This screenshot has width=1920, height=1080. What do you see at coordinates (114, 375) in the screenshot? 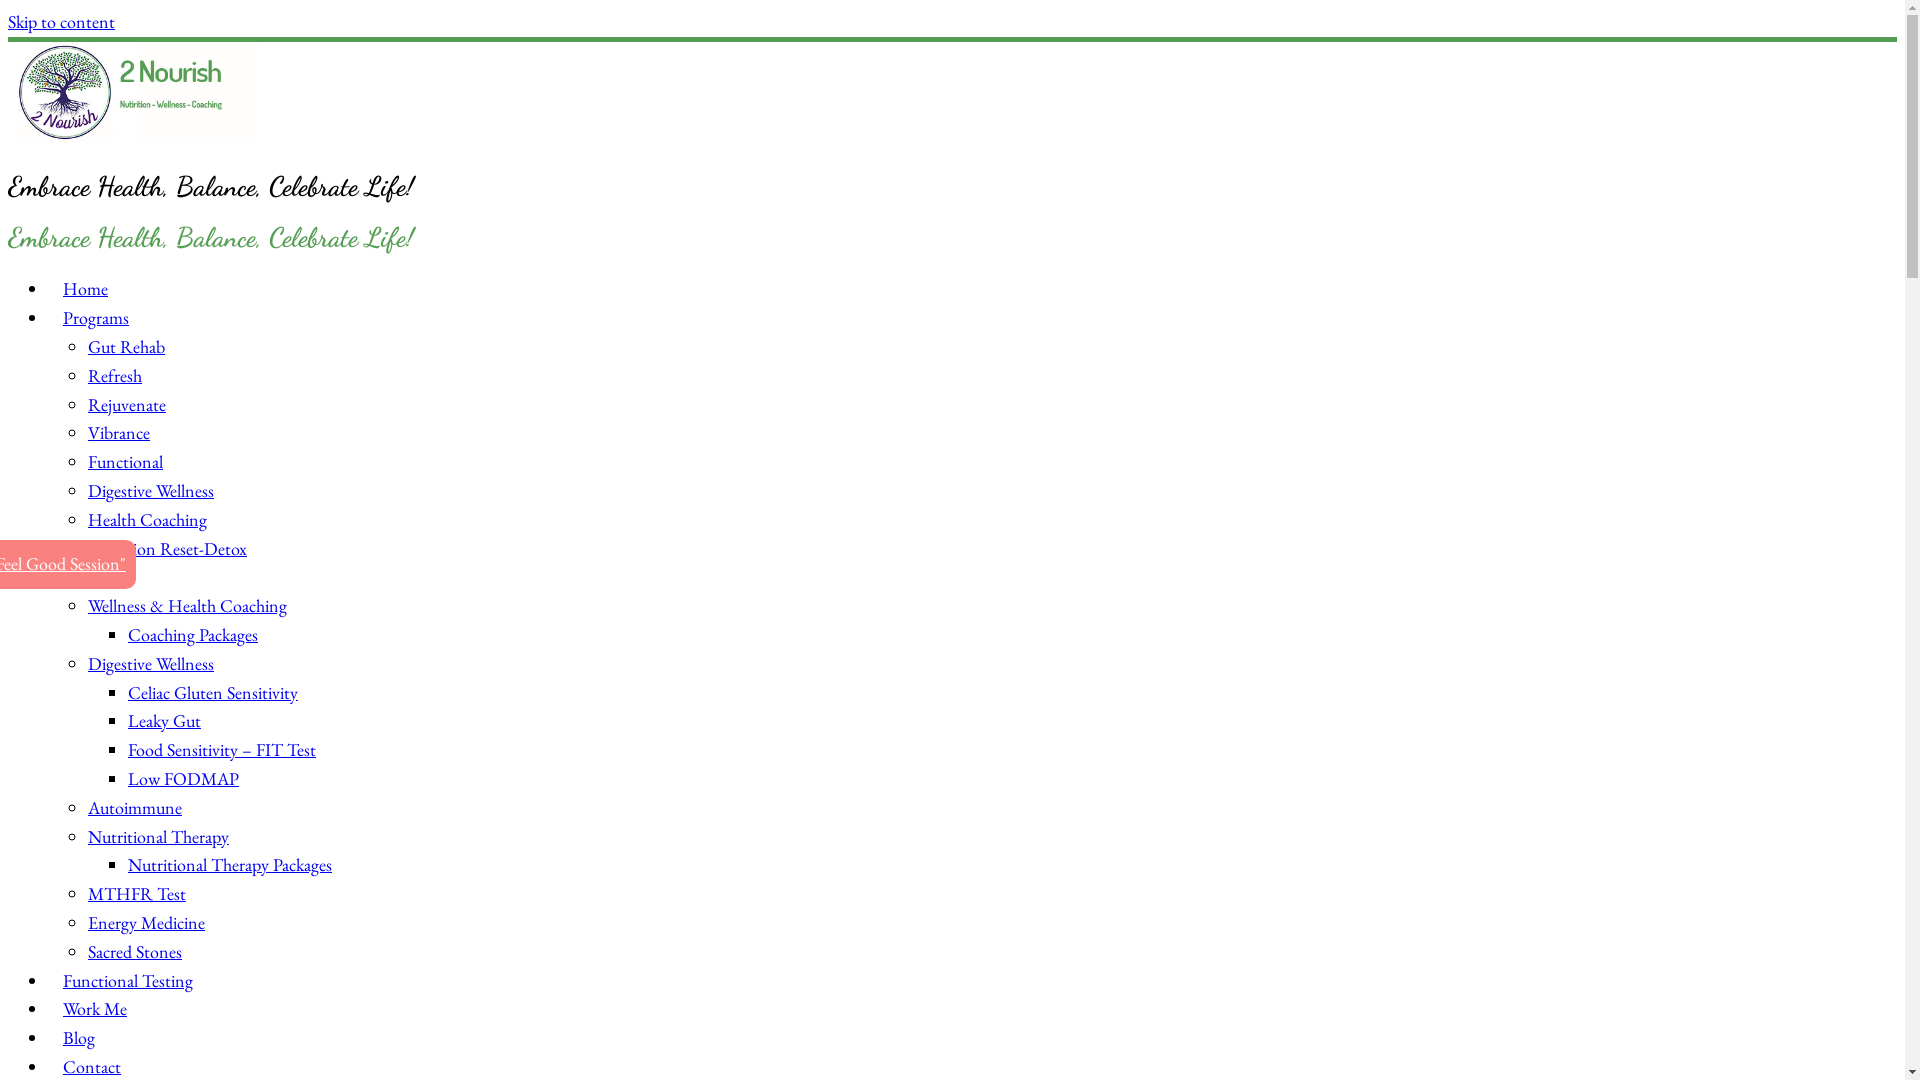
I see `'Refresh'` at bounding box center [114, 375].